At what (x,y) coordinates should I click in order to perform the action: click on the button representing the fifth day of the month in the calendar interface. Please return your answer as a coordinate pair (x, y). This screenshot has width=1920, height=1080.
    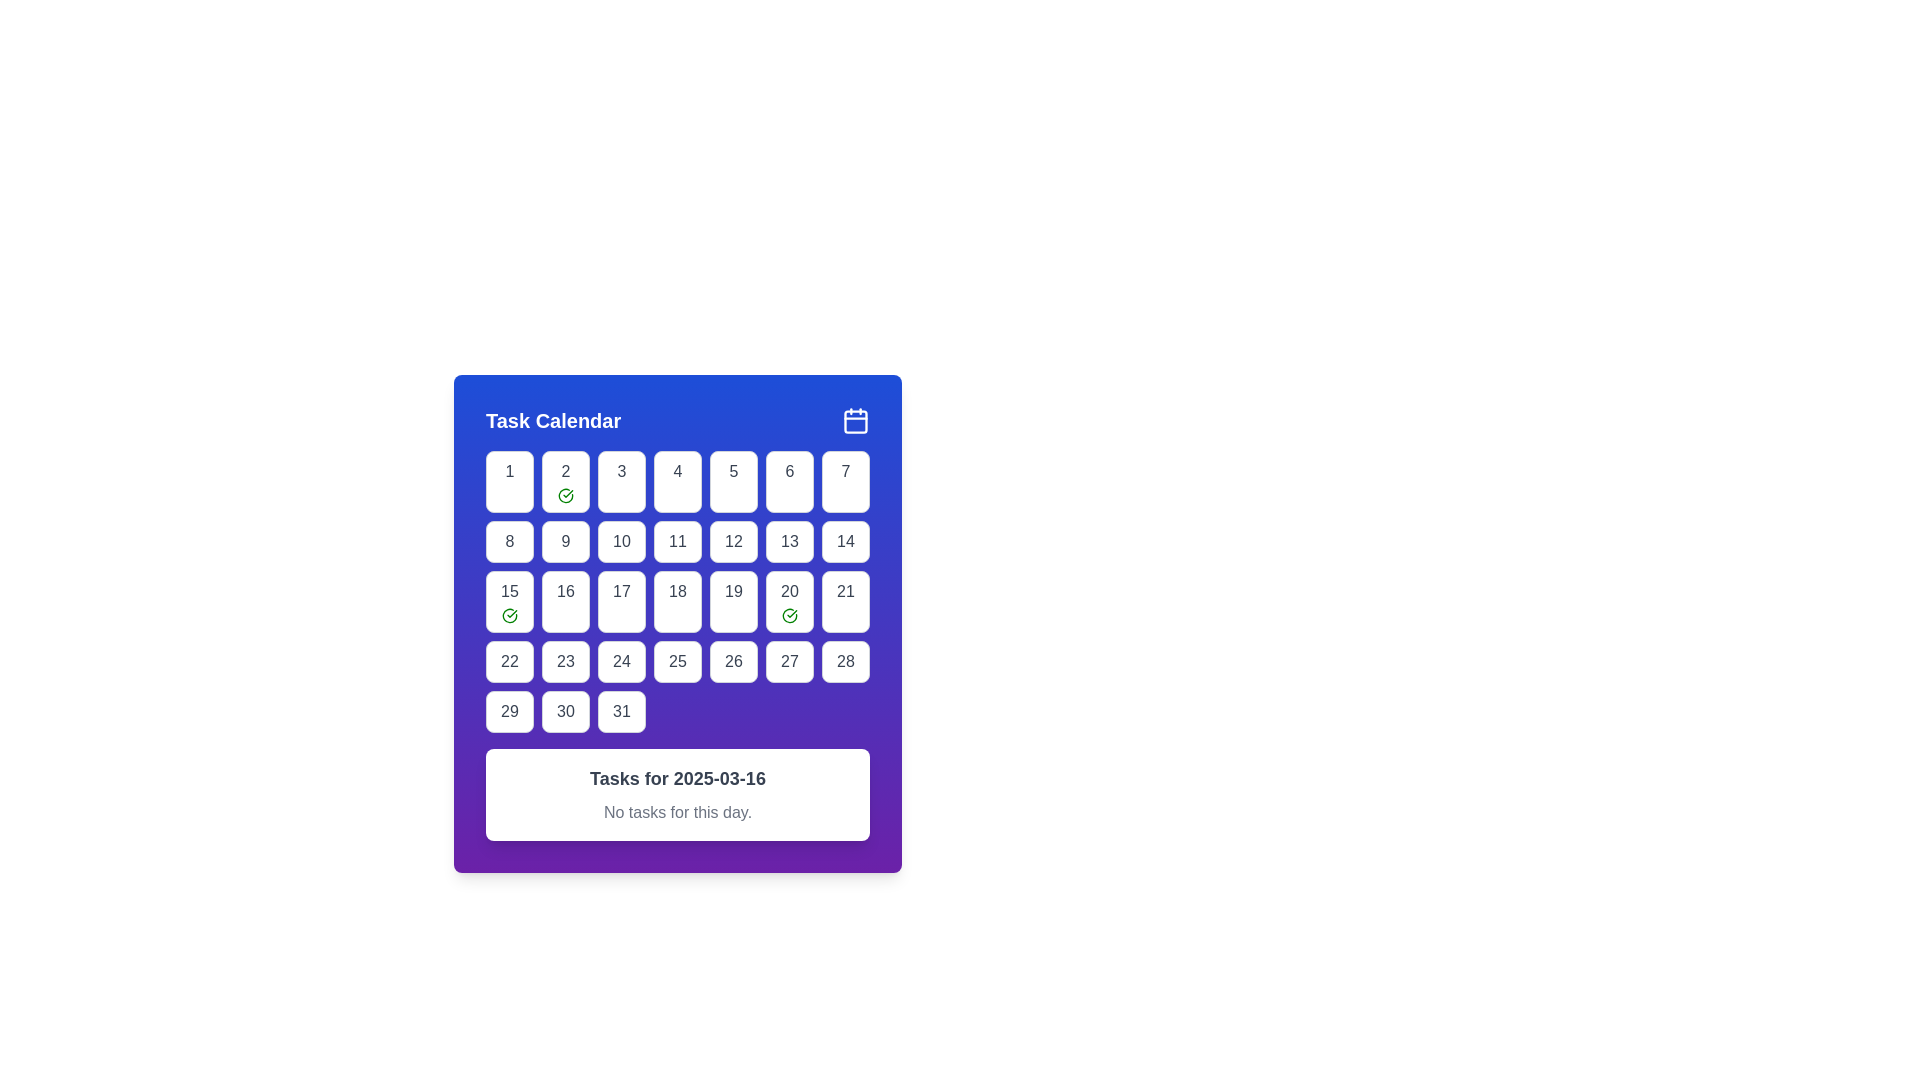
    Looking at the image, I should click on (733, 482).